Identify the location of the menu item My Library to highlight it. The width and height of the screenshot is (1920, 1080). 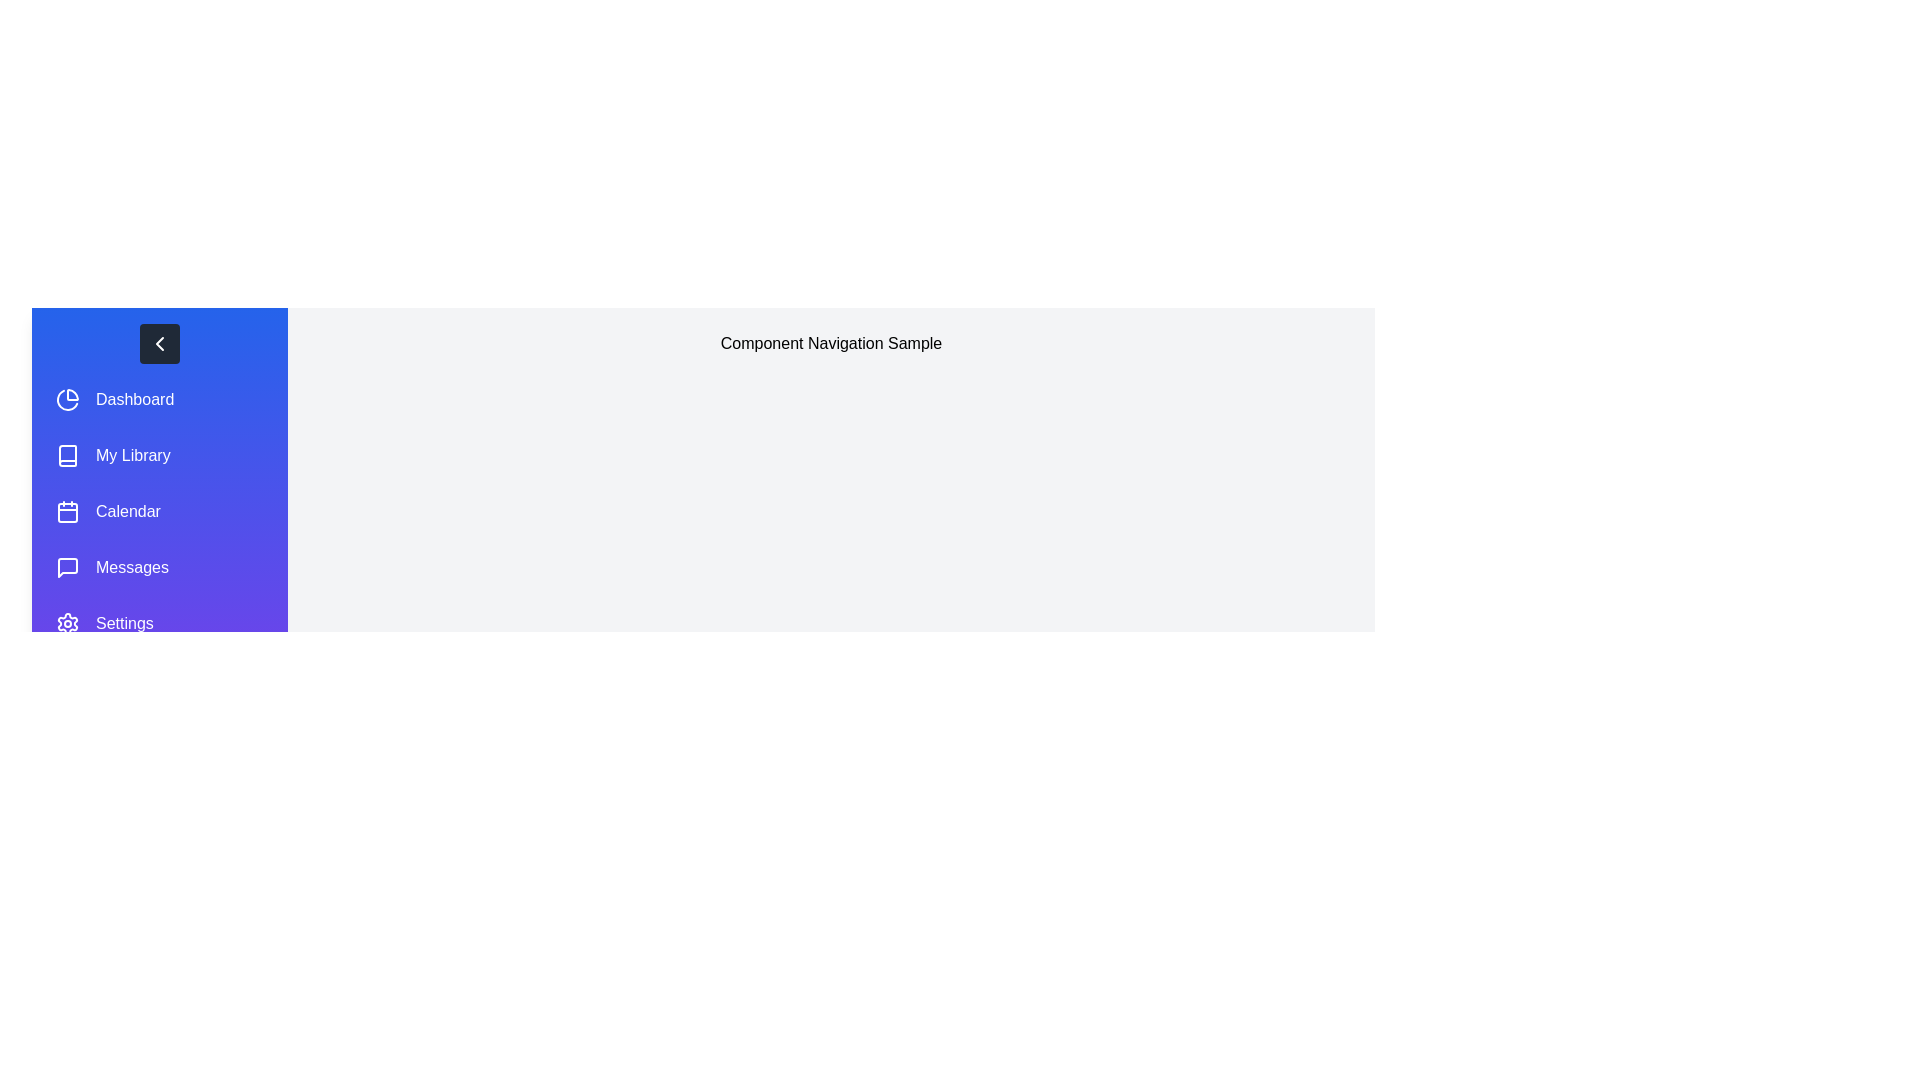
(158, 455).